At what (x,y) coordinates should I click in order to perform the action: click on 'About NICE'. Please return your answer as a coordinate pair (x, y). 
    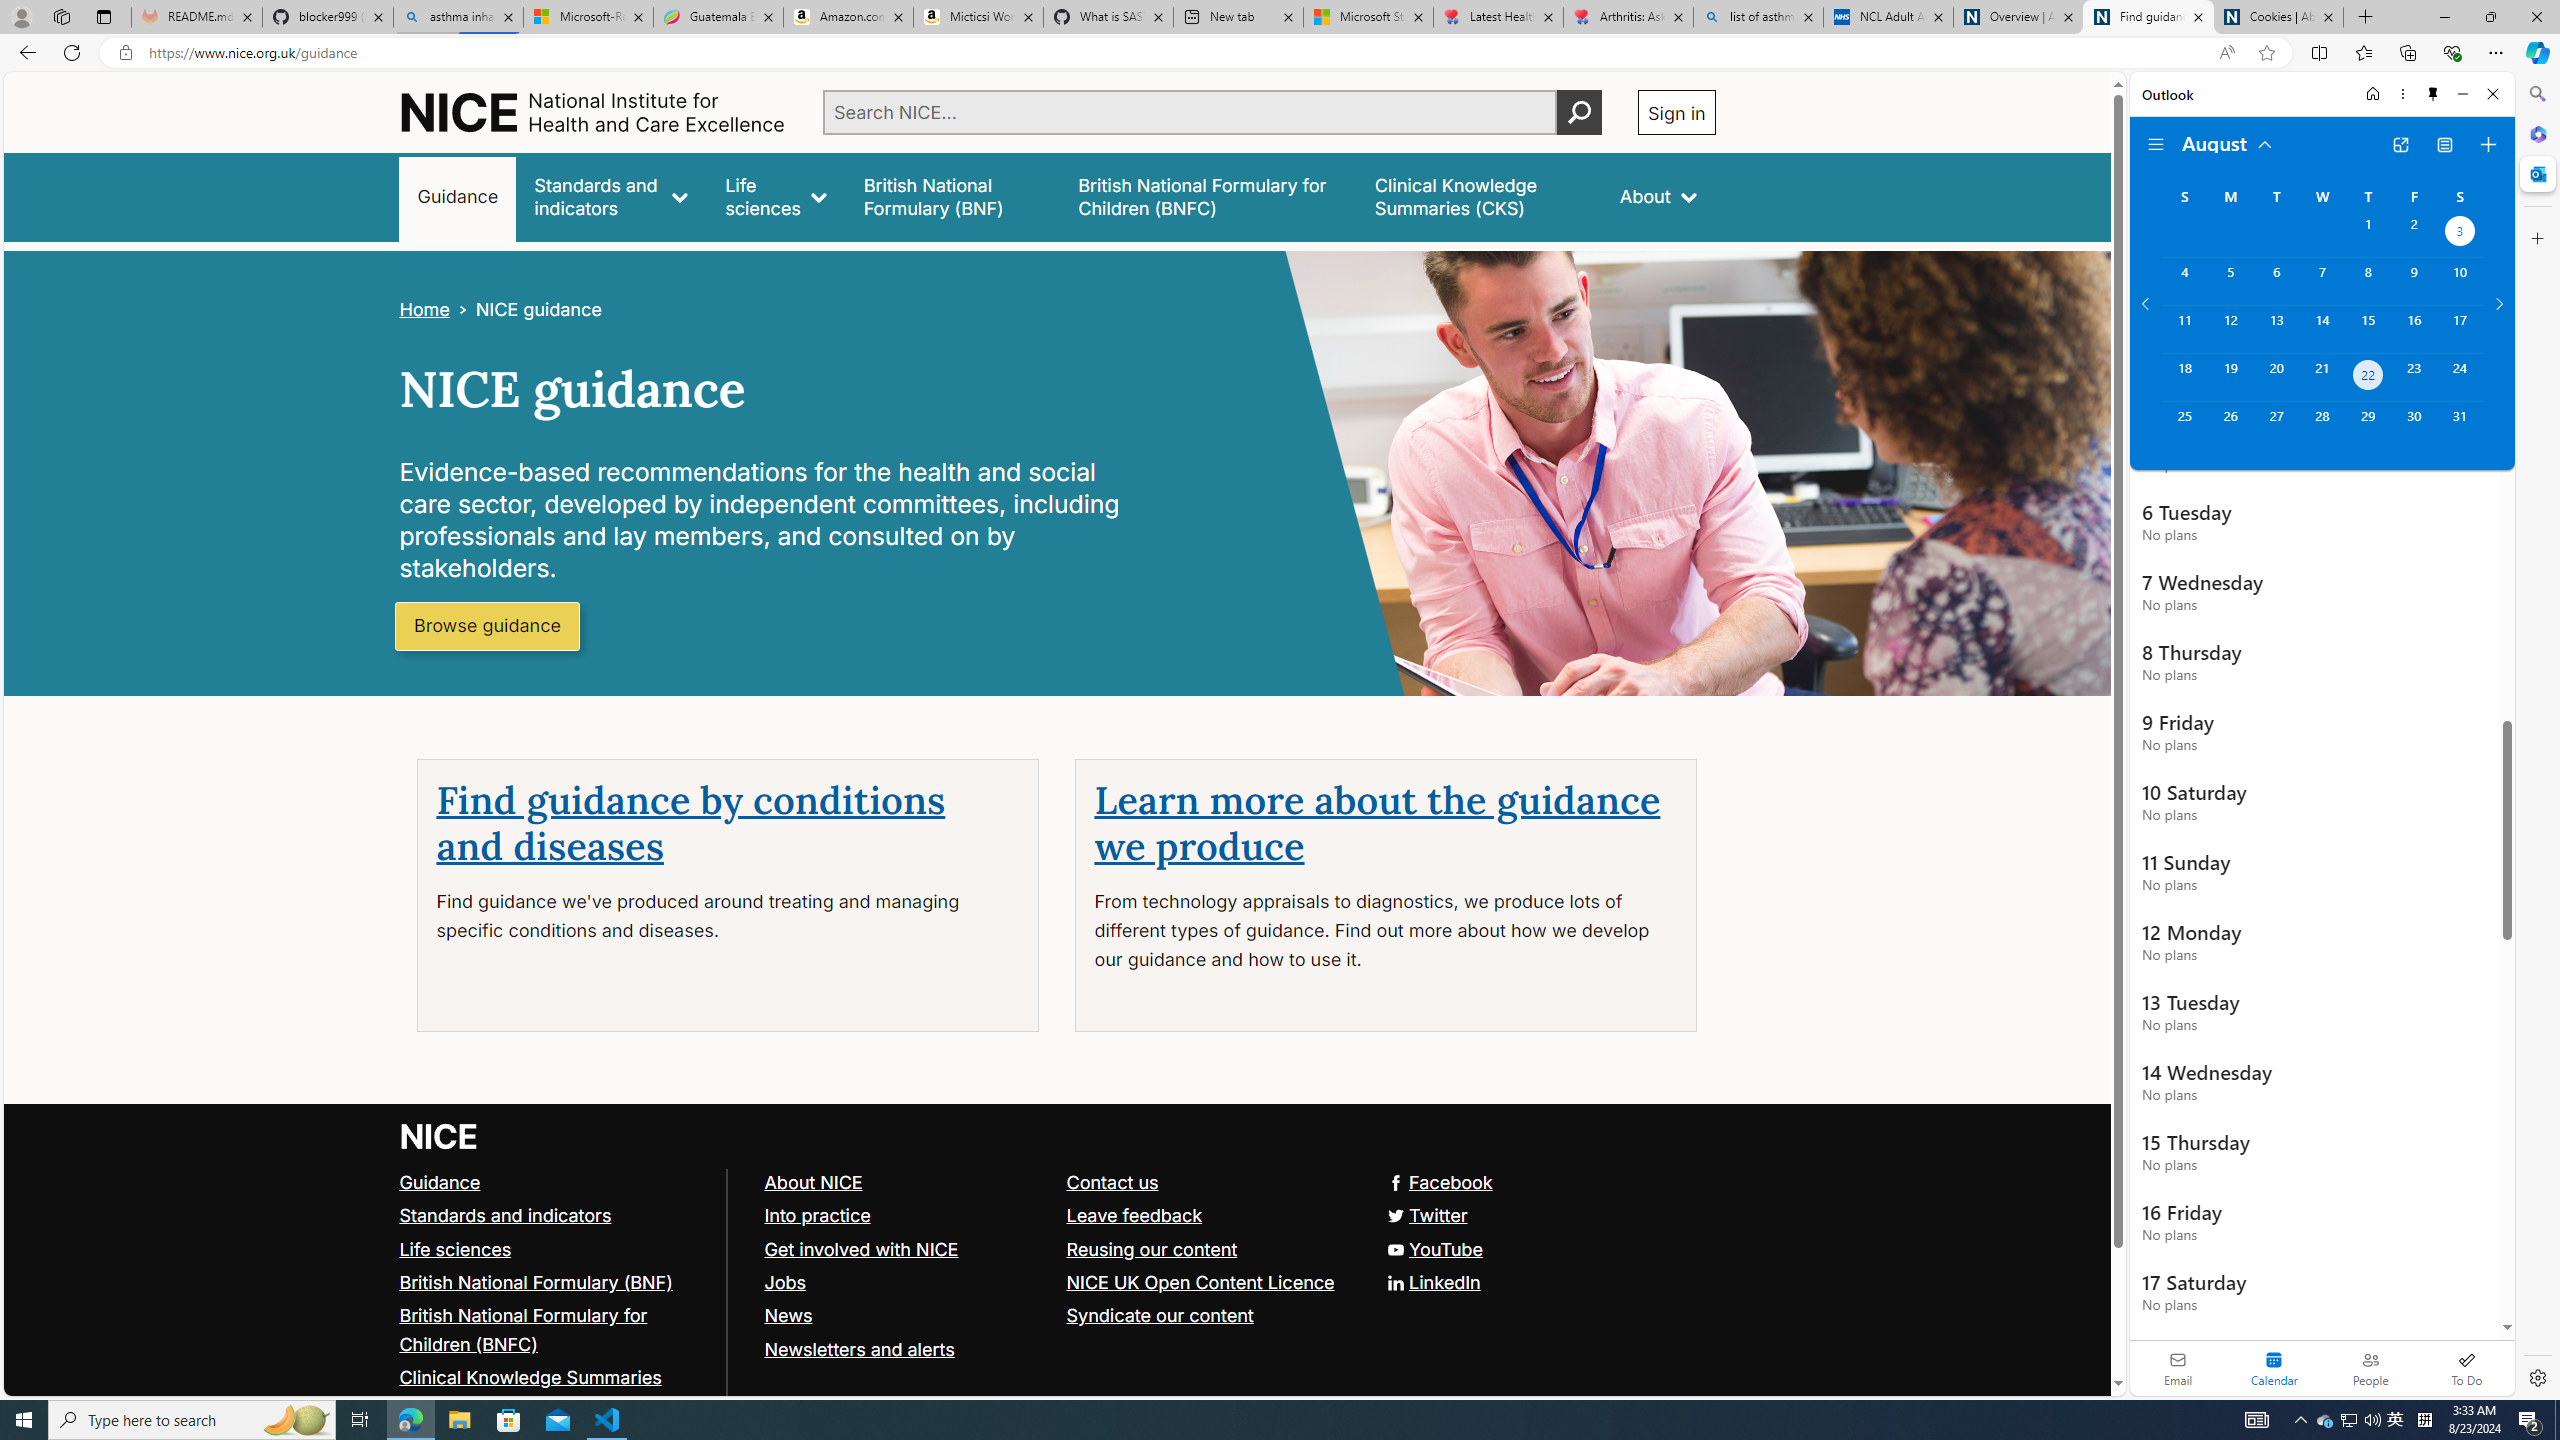
    Looking at the image, I should click on (905, 1182).